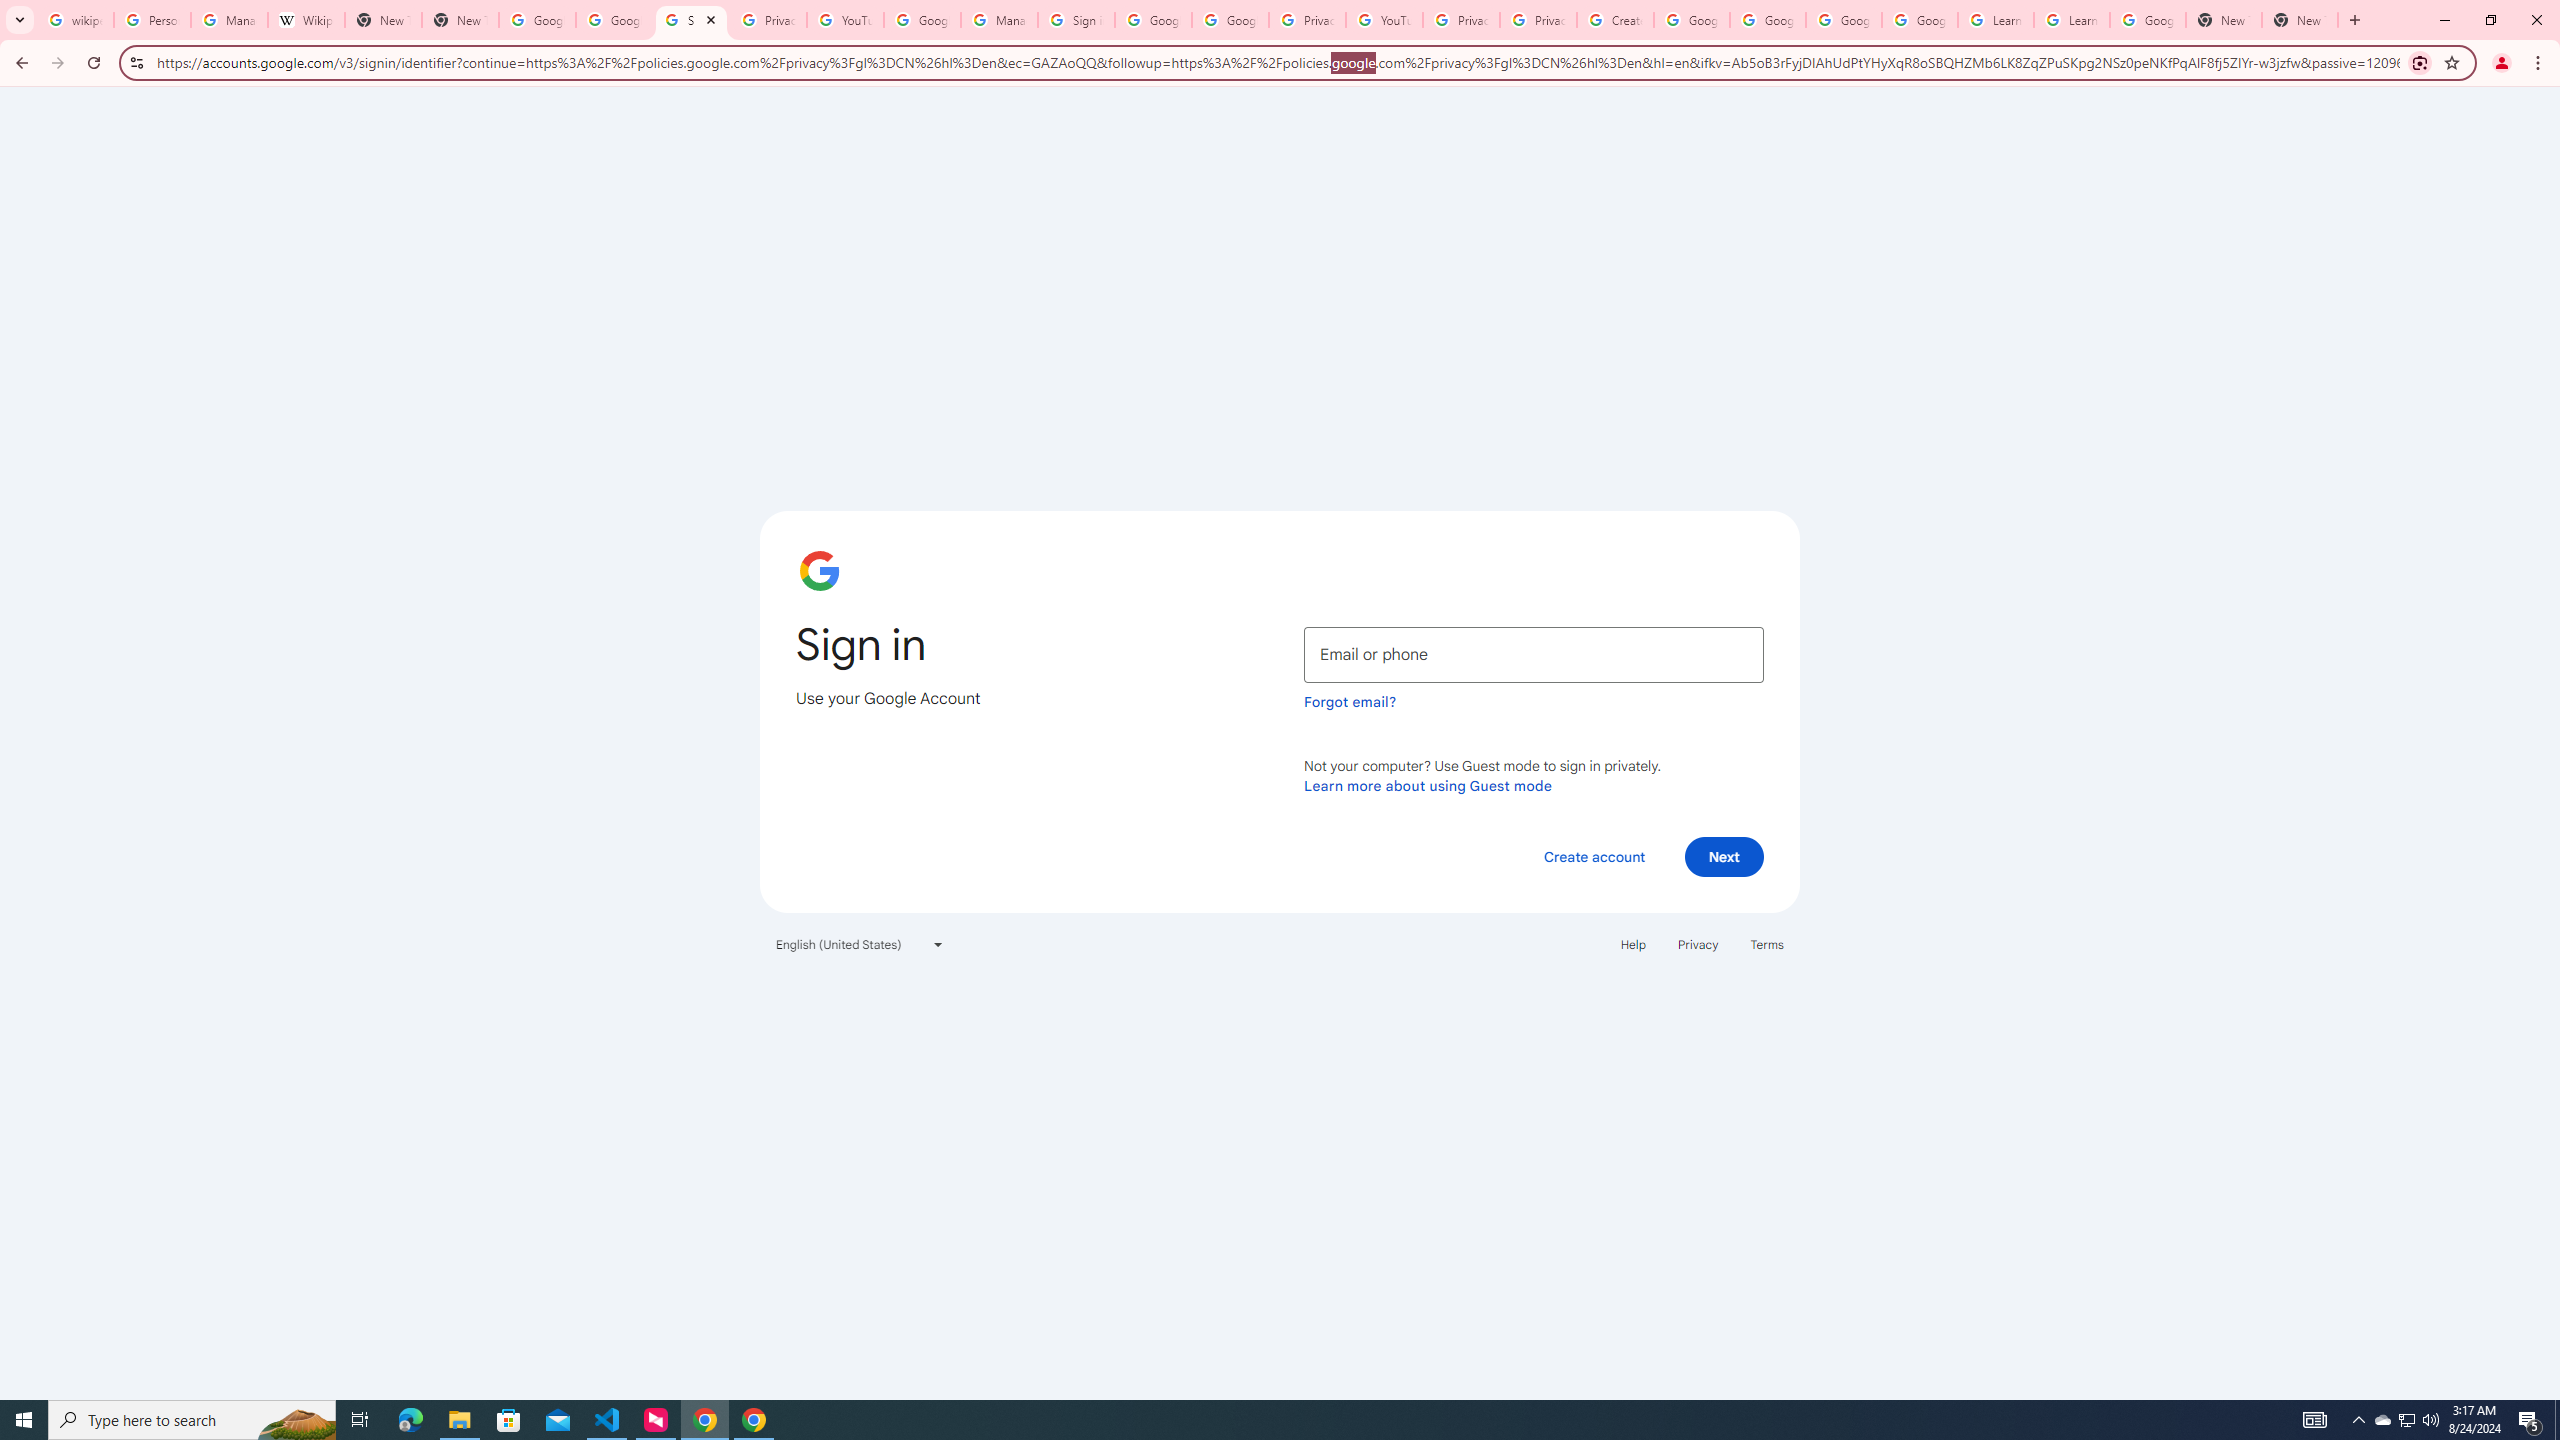 The image size is (2560, 1440). What do you see at coordinates (151, 19) in the screenshot?
I see `'Personalization & Google Search results - Google Search Help'` at bounding box center [151, 19].